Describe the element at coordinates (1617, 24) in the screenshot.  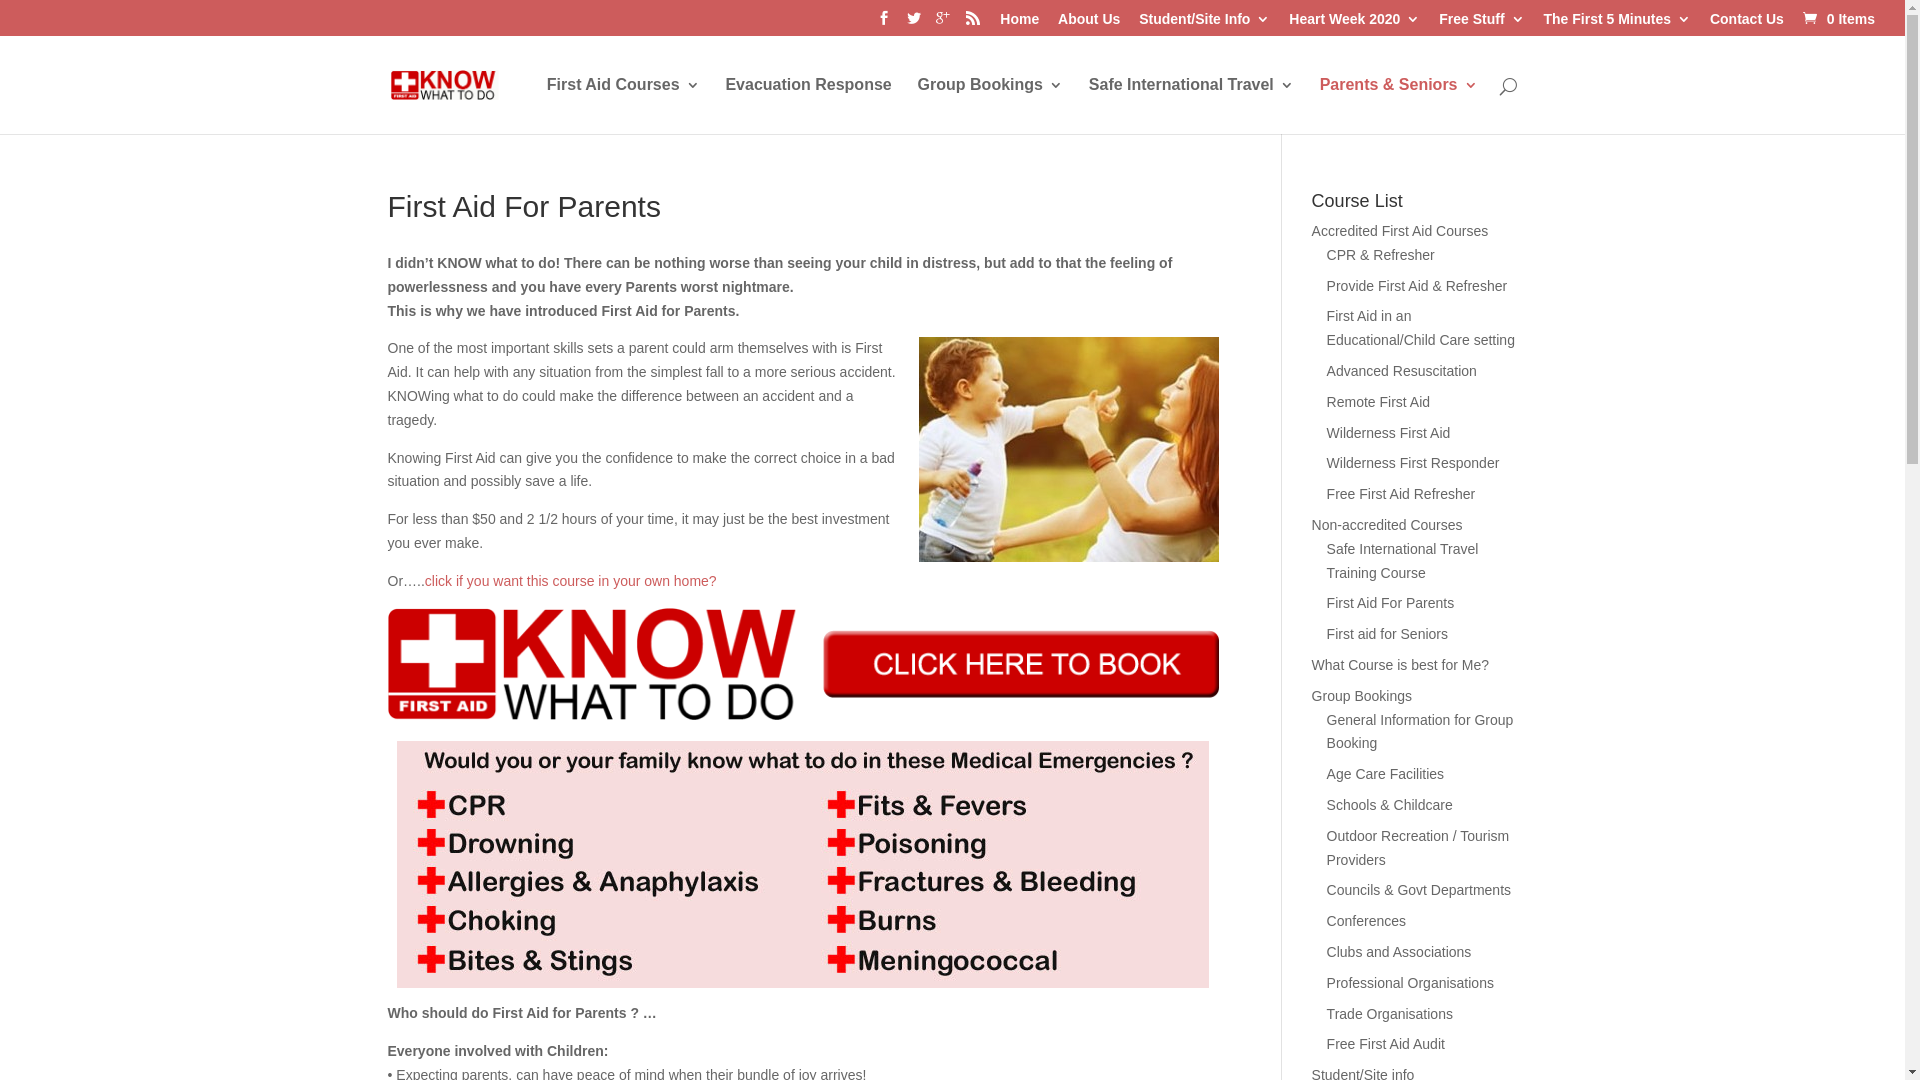
I see `'The First 5 Minutes'` at that location.